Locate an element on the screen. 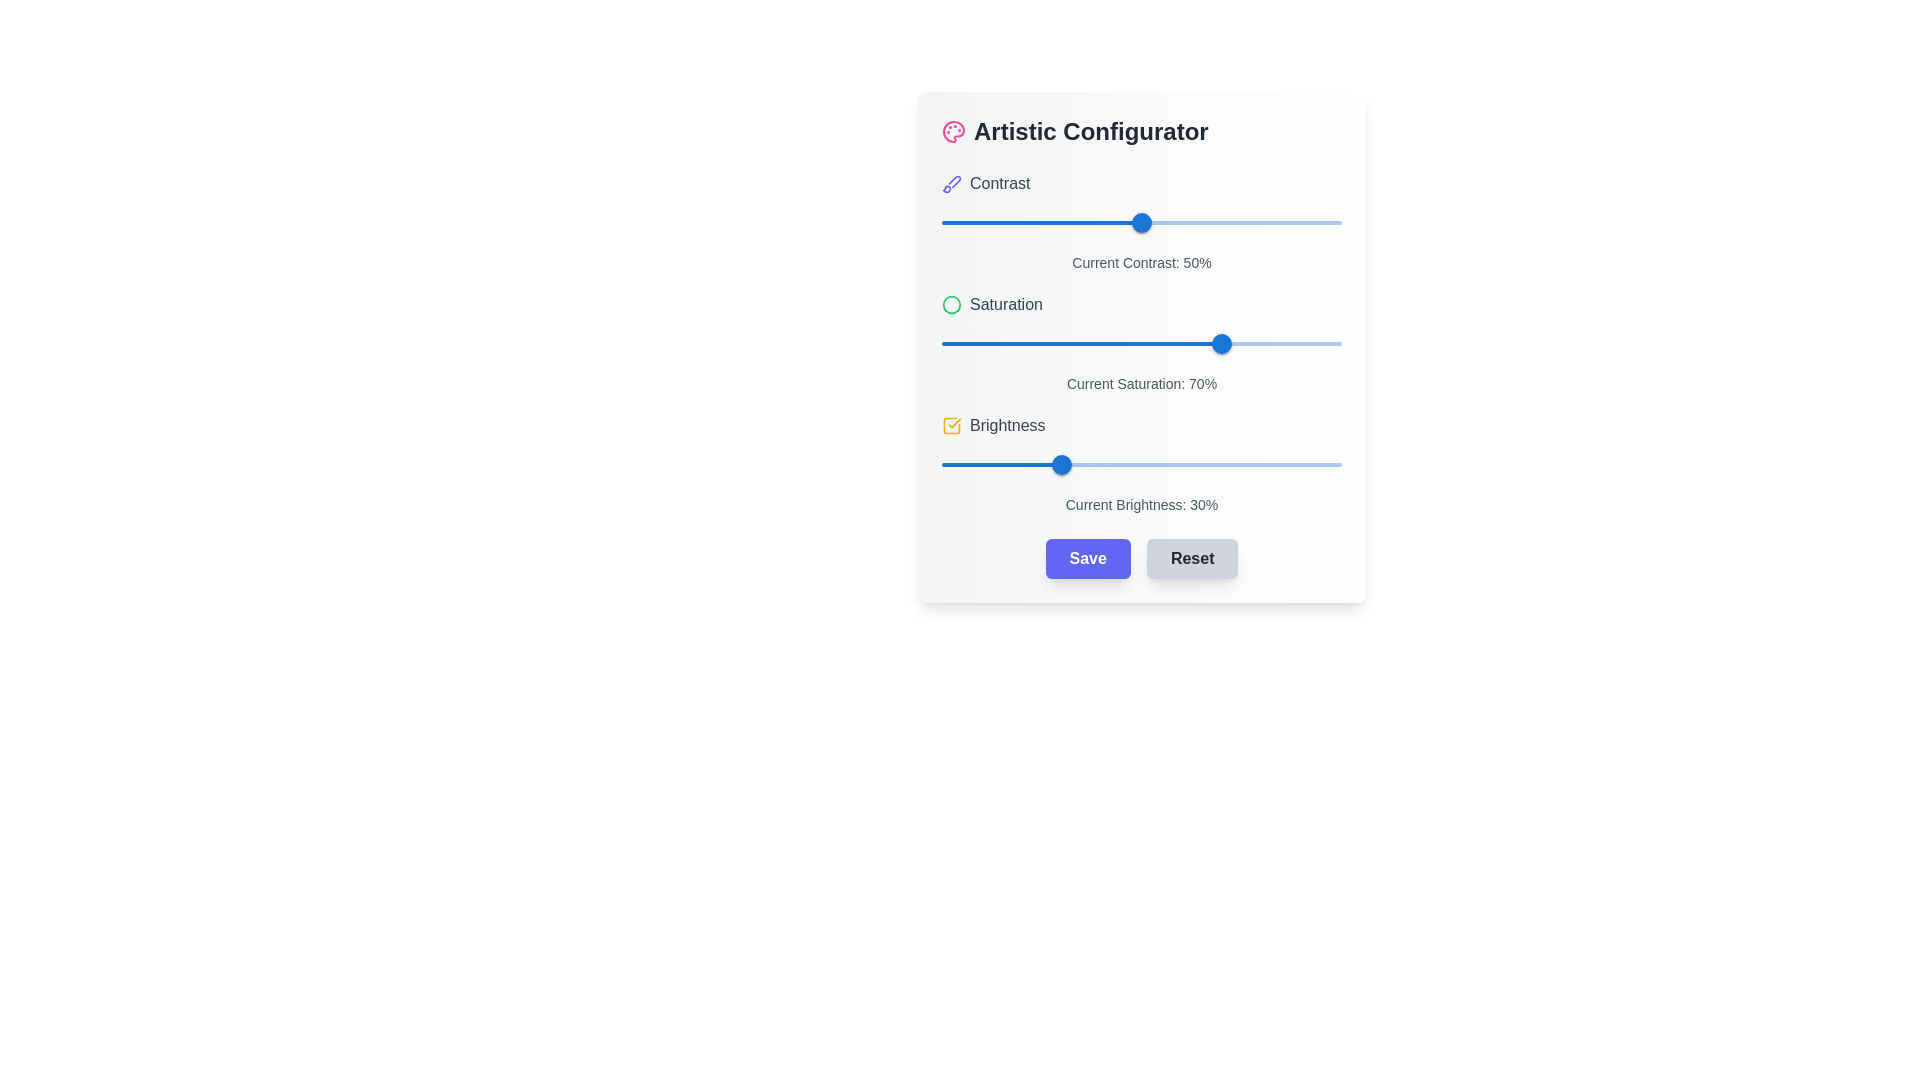 This screenshot has width=1920, height=1080. the brightness level is located at coordinates (1217, 465).